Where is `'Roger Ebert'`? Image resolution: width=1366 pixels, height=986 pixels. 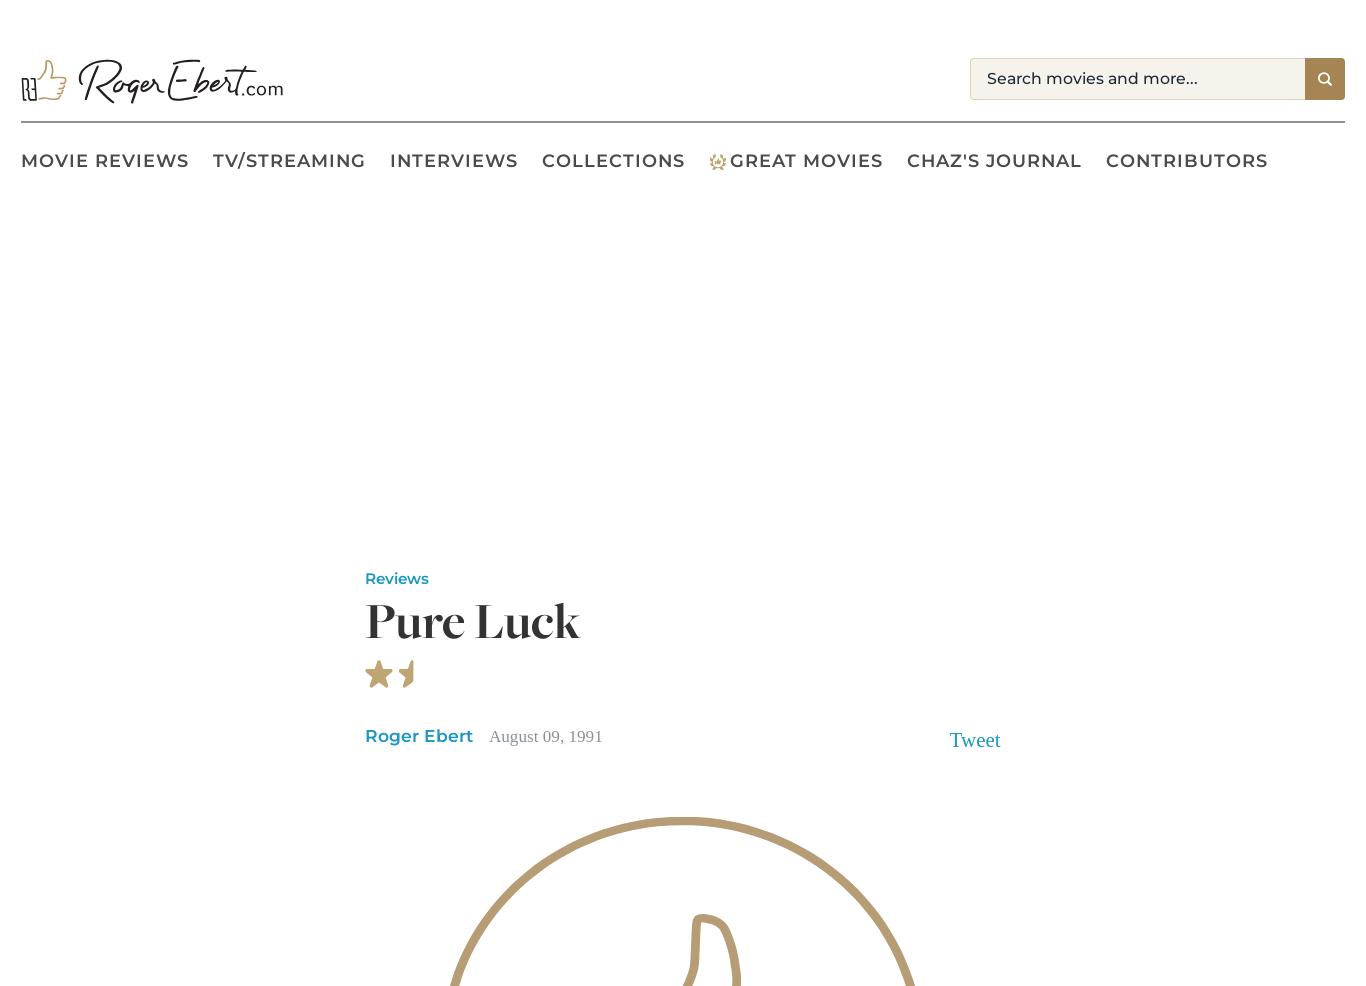 'Roger Ebert' is located at coordinates (363, 733).